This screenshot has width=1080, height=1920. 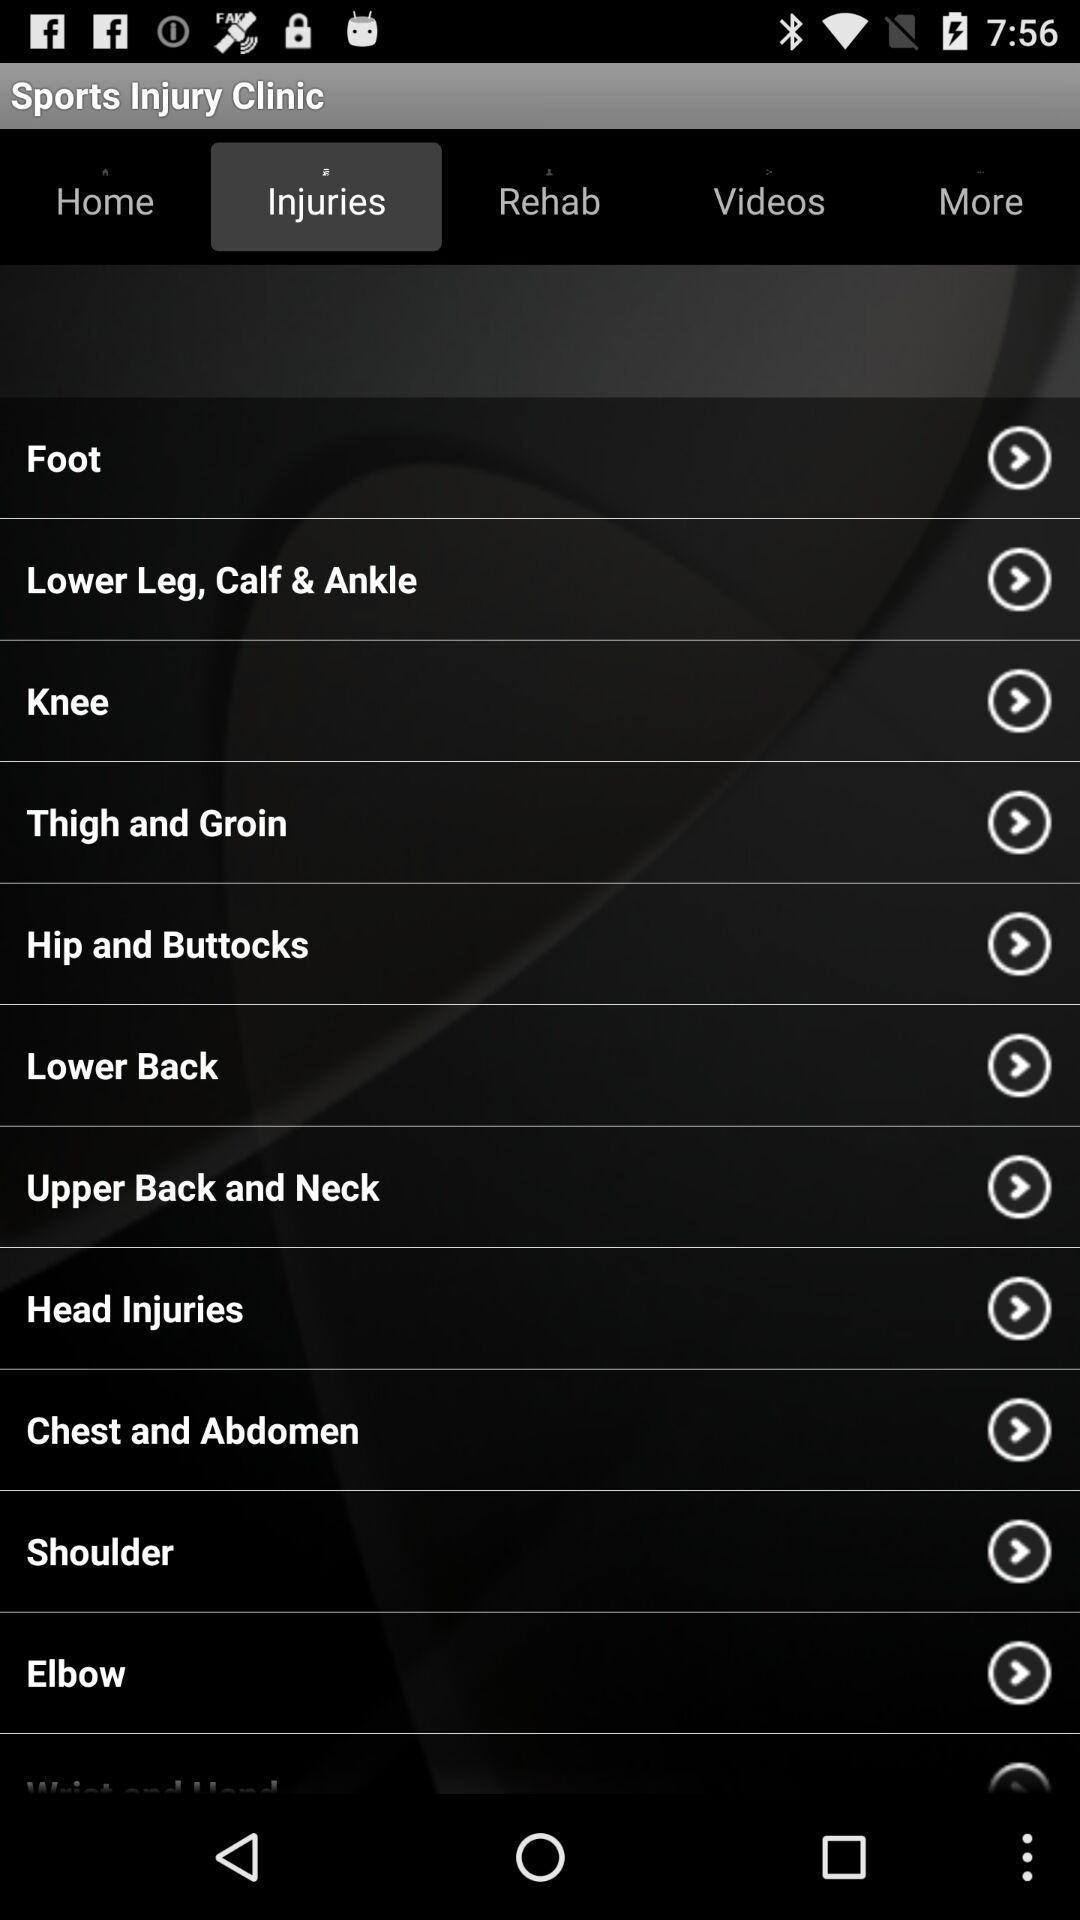 I want to click on app below the sports injury clinic, so click(x=105, y=196).